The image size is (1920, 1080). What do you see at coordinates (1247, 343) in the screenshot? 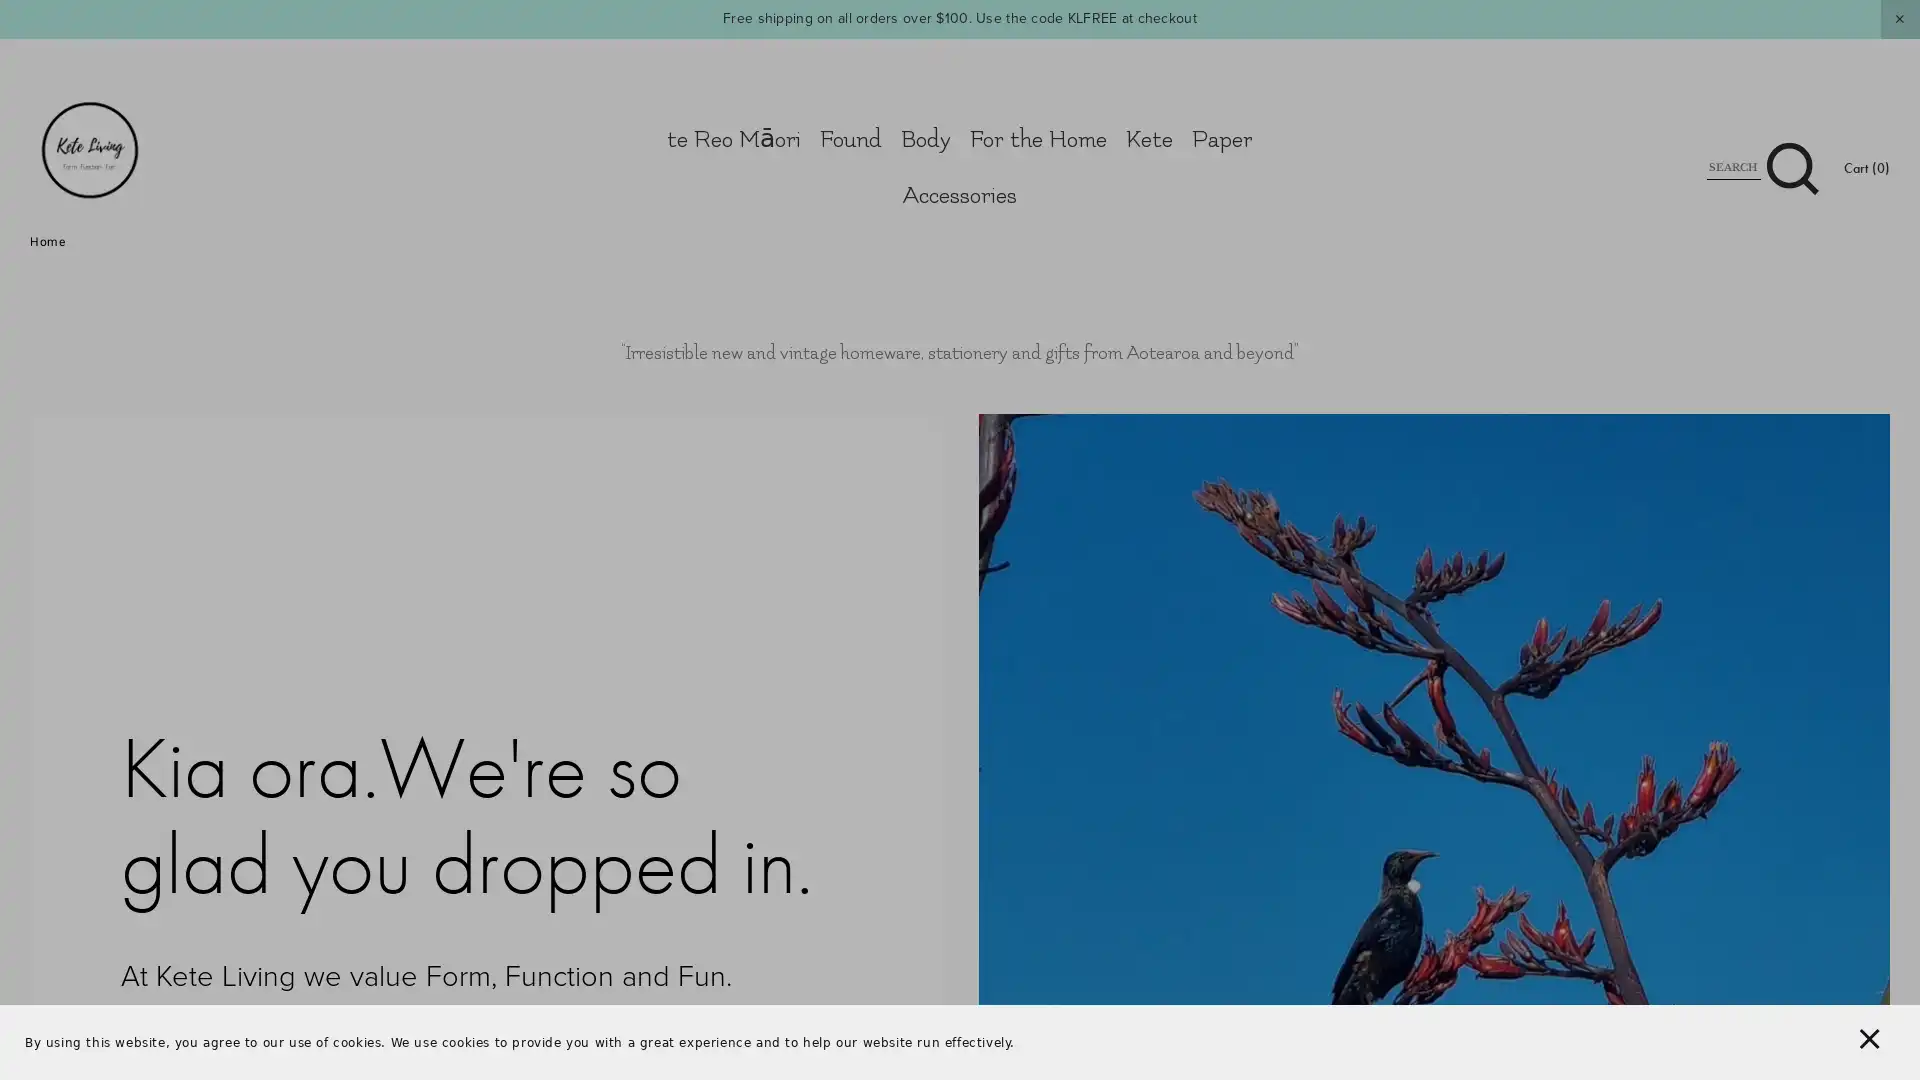
I see `Close` at bounding box center [1247, 343].